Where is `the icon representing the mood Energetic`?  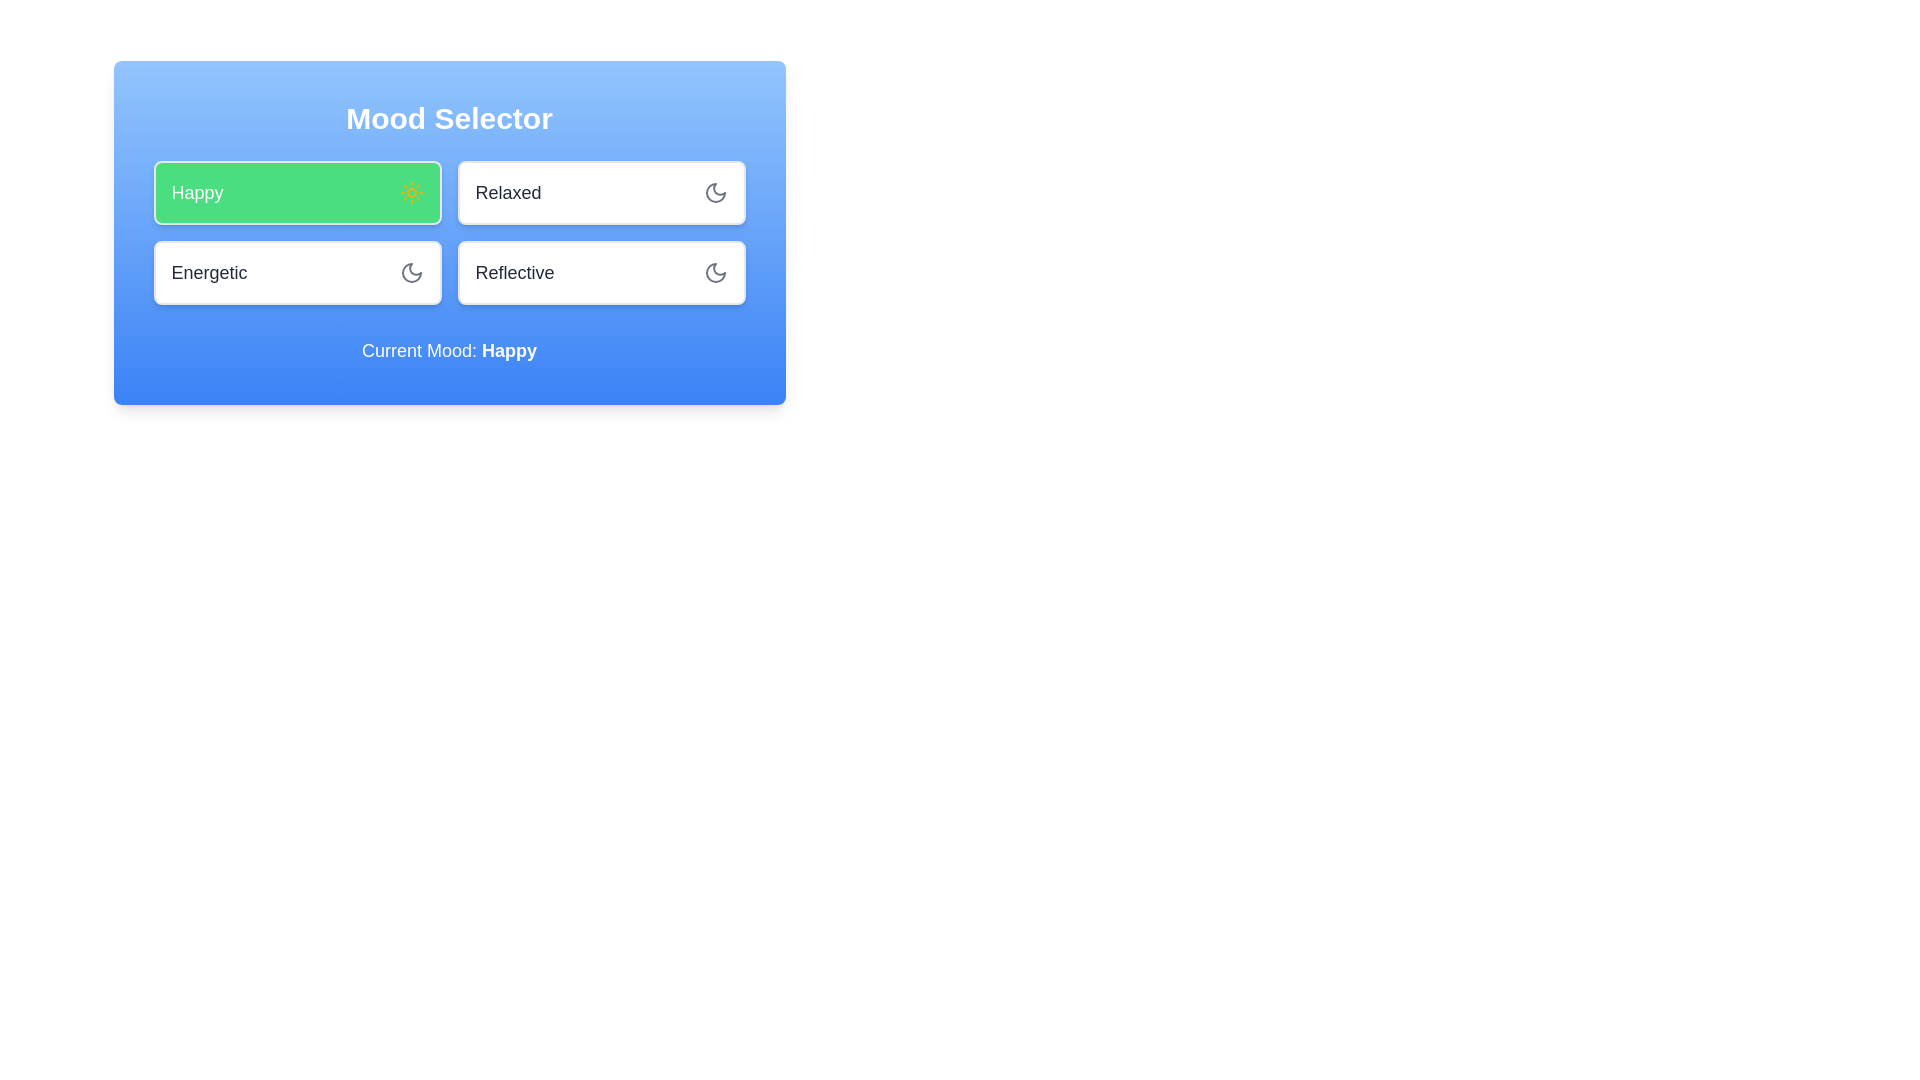
the icon representing the mood Energetic is located at coordinates (410, 273).